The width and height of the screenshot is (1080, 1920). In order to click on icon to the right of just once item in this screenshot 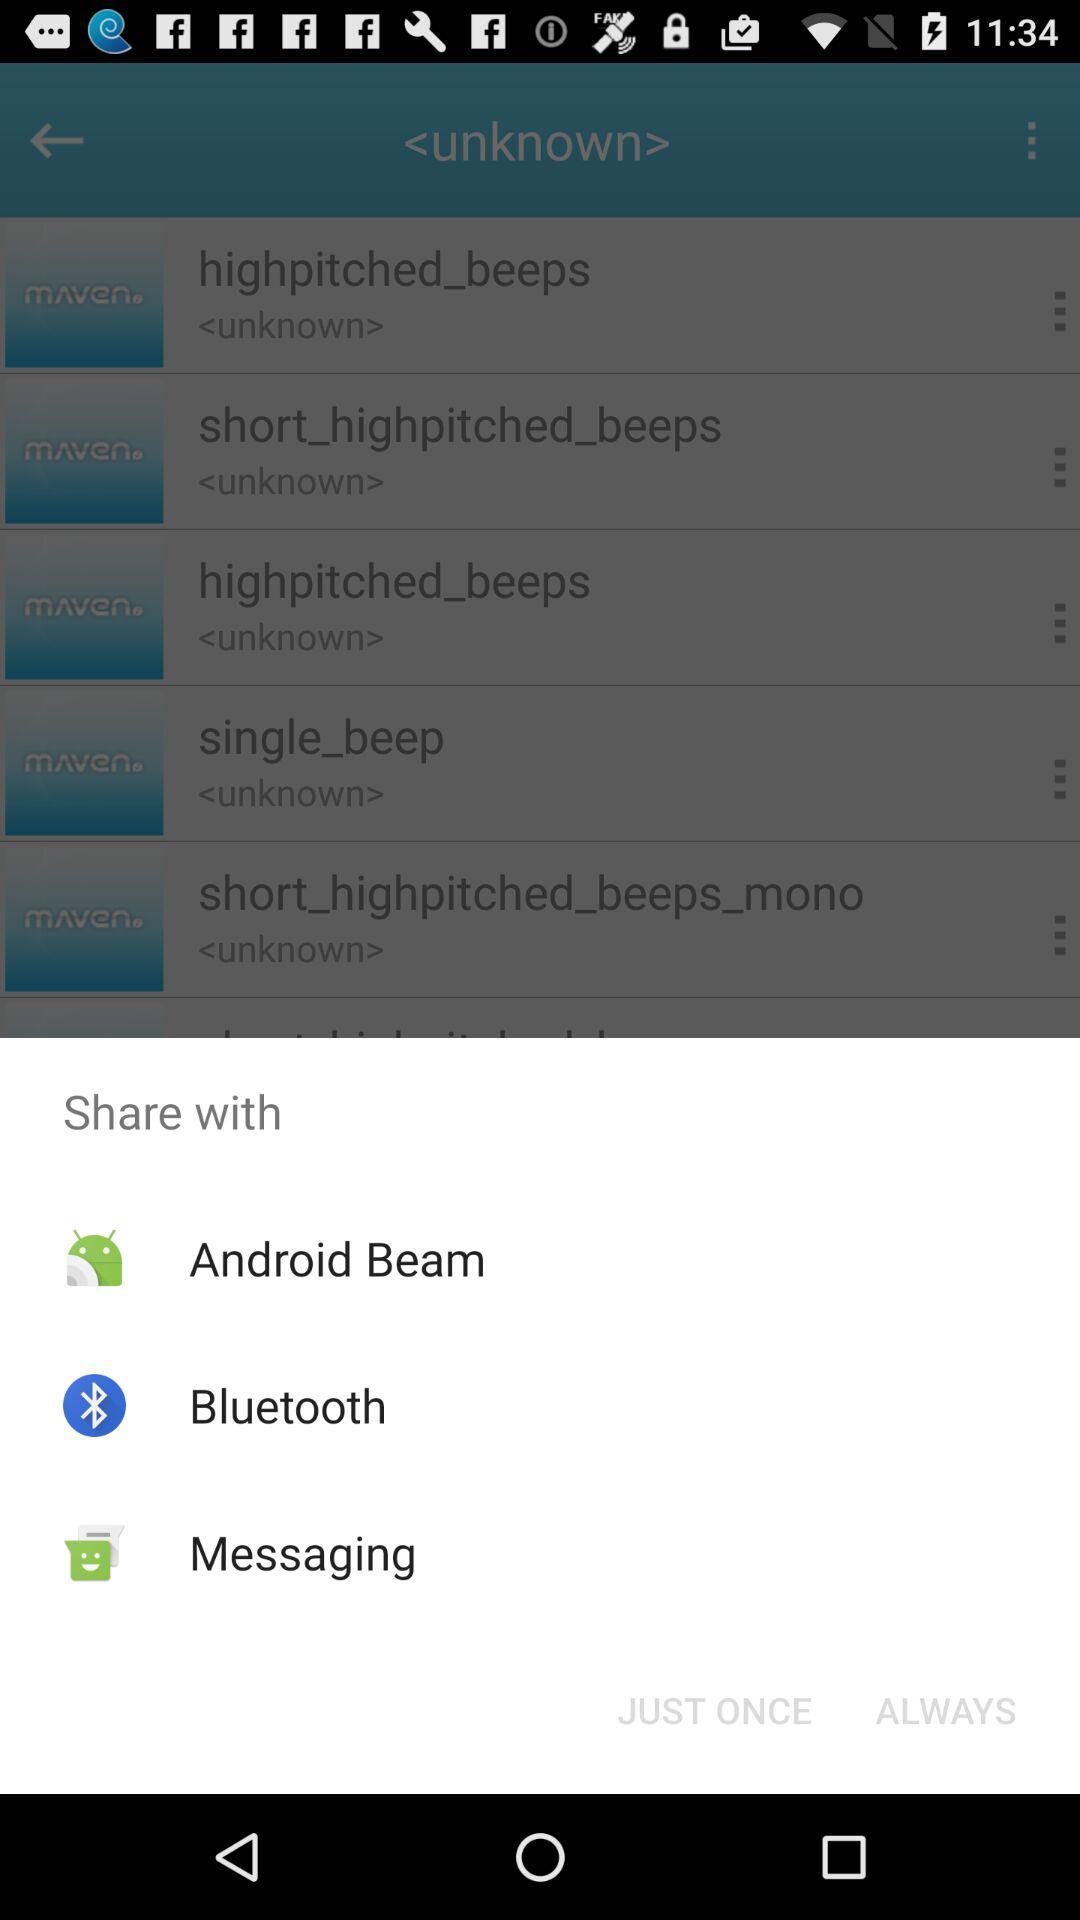, I will do `click(945, 1708)`.